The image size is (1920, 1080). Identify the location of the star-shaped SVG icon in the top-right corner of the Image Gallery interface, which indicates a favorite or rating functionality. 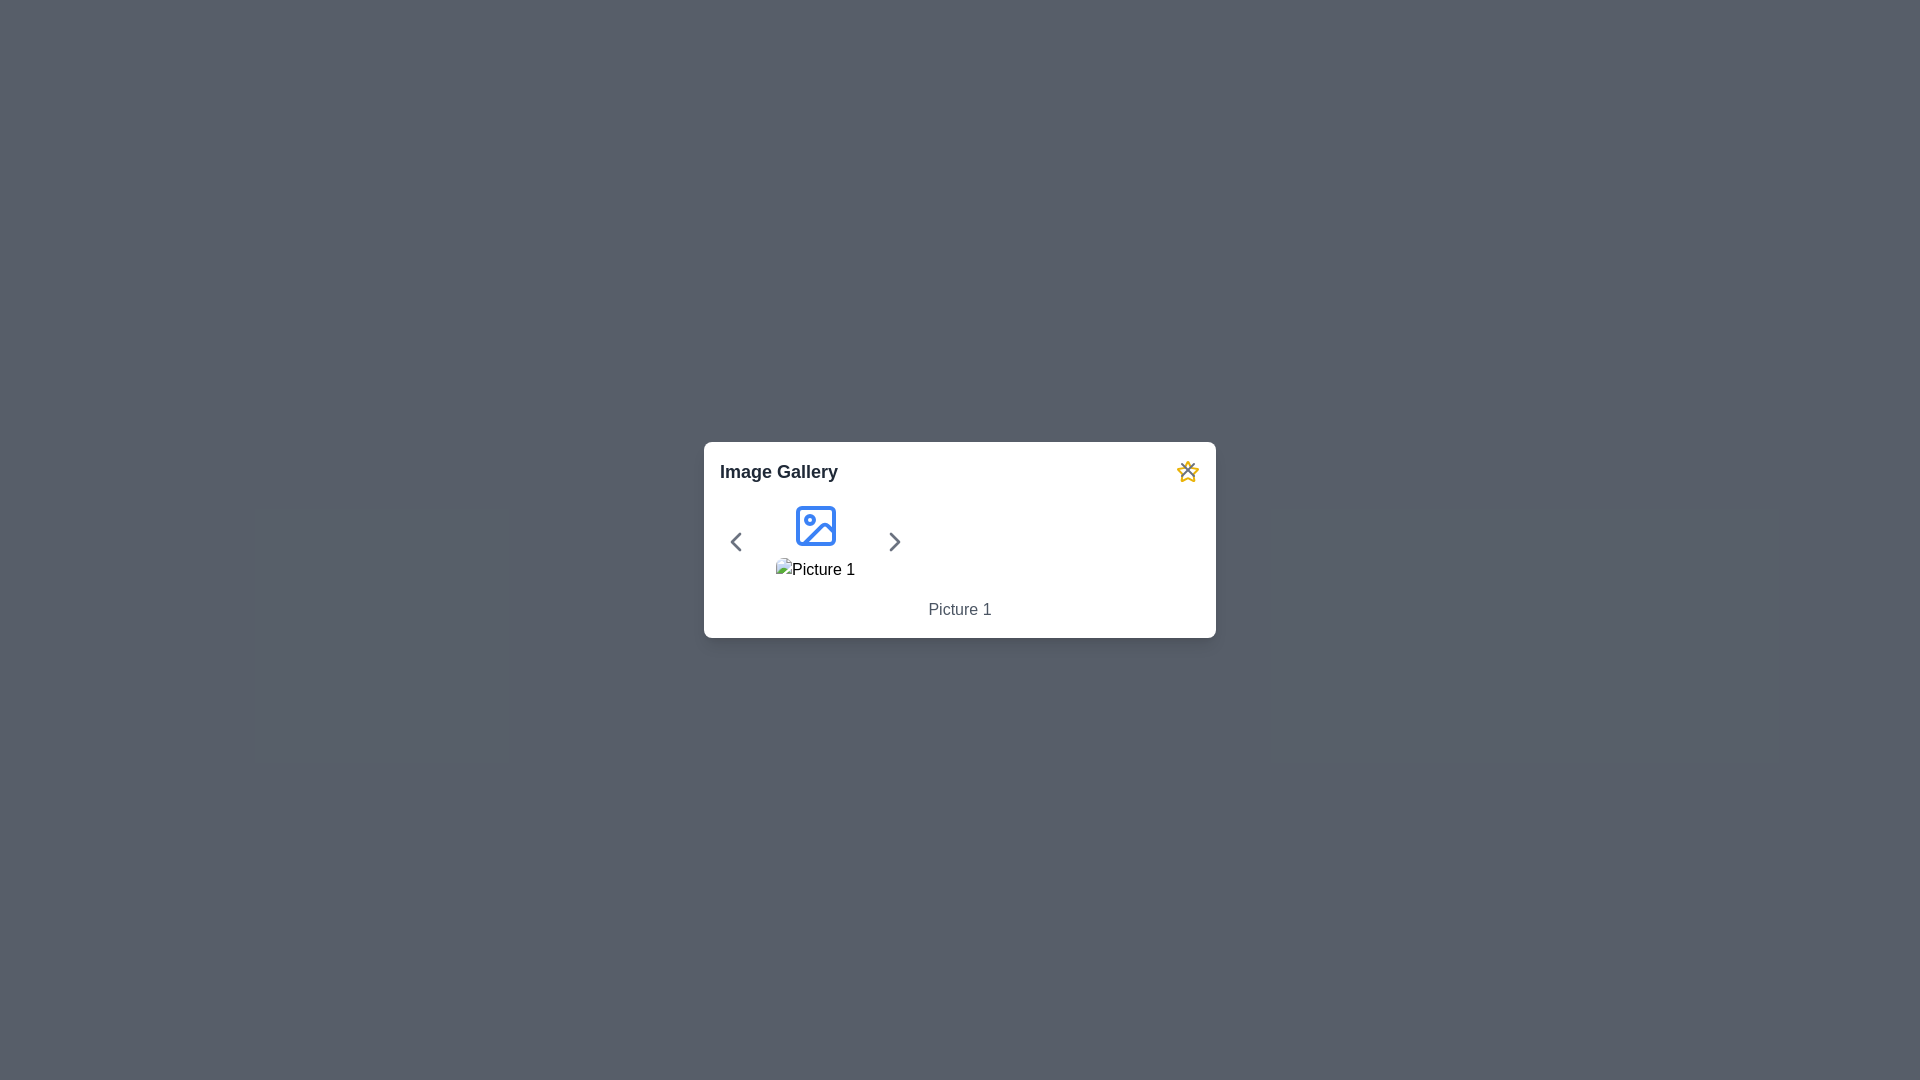
(1188, 471).